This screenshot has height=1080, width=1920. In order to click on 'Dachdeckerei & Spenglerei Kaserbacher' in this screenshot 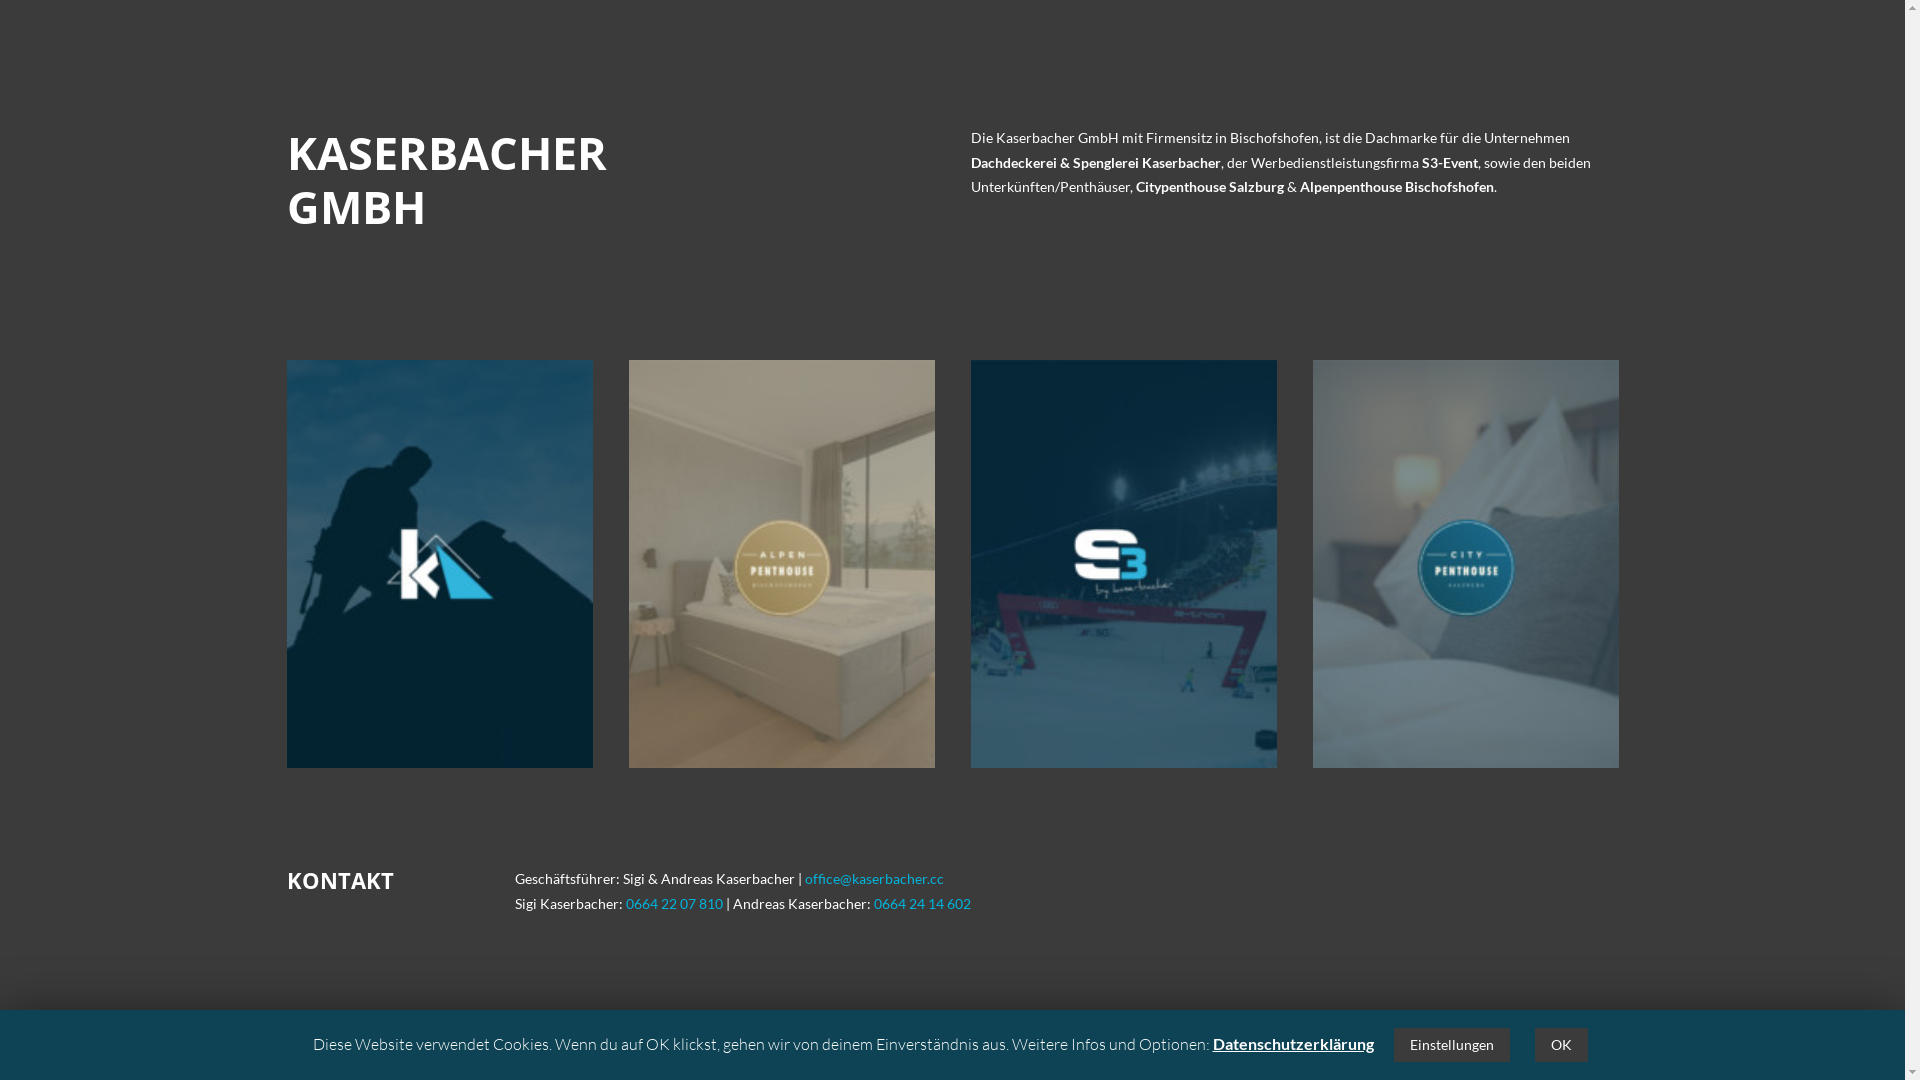, I will do `click(1093, 161)`.